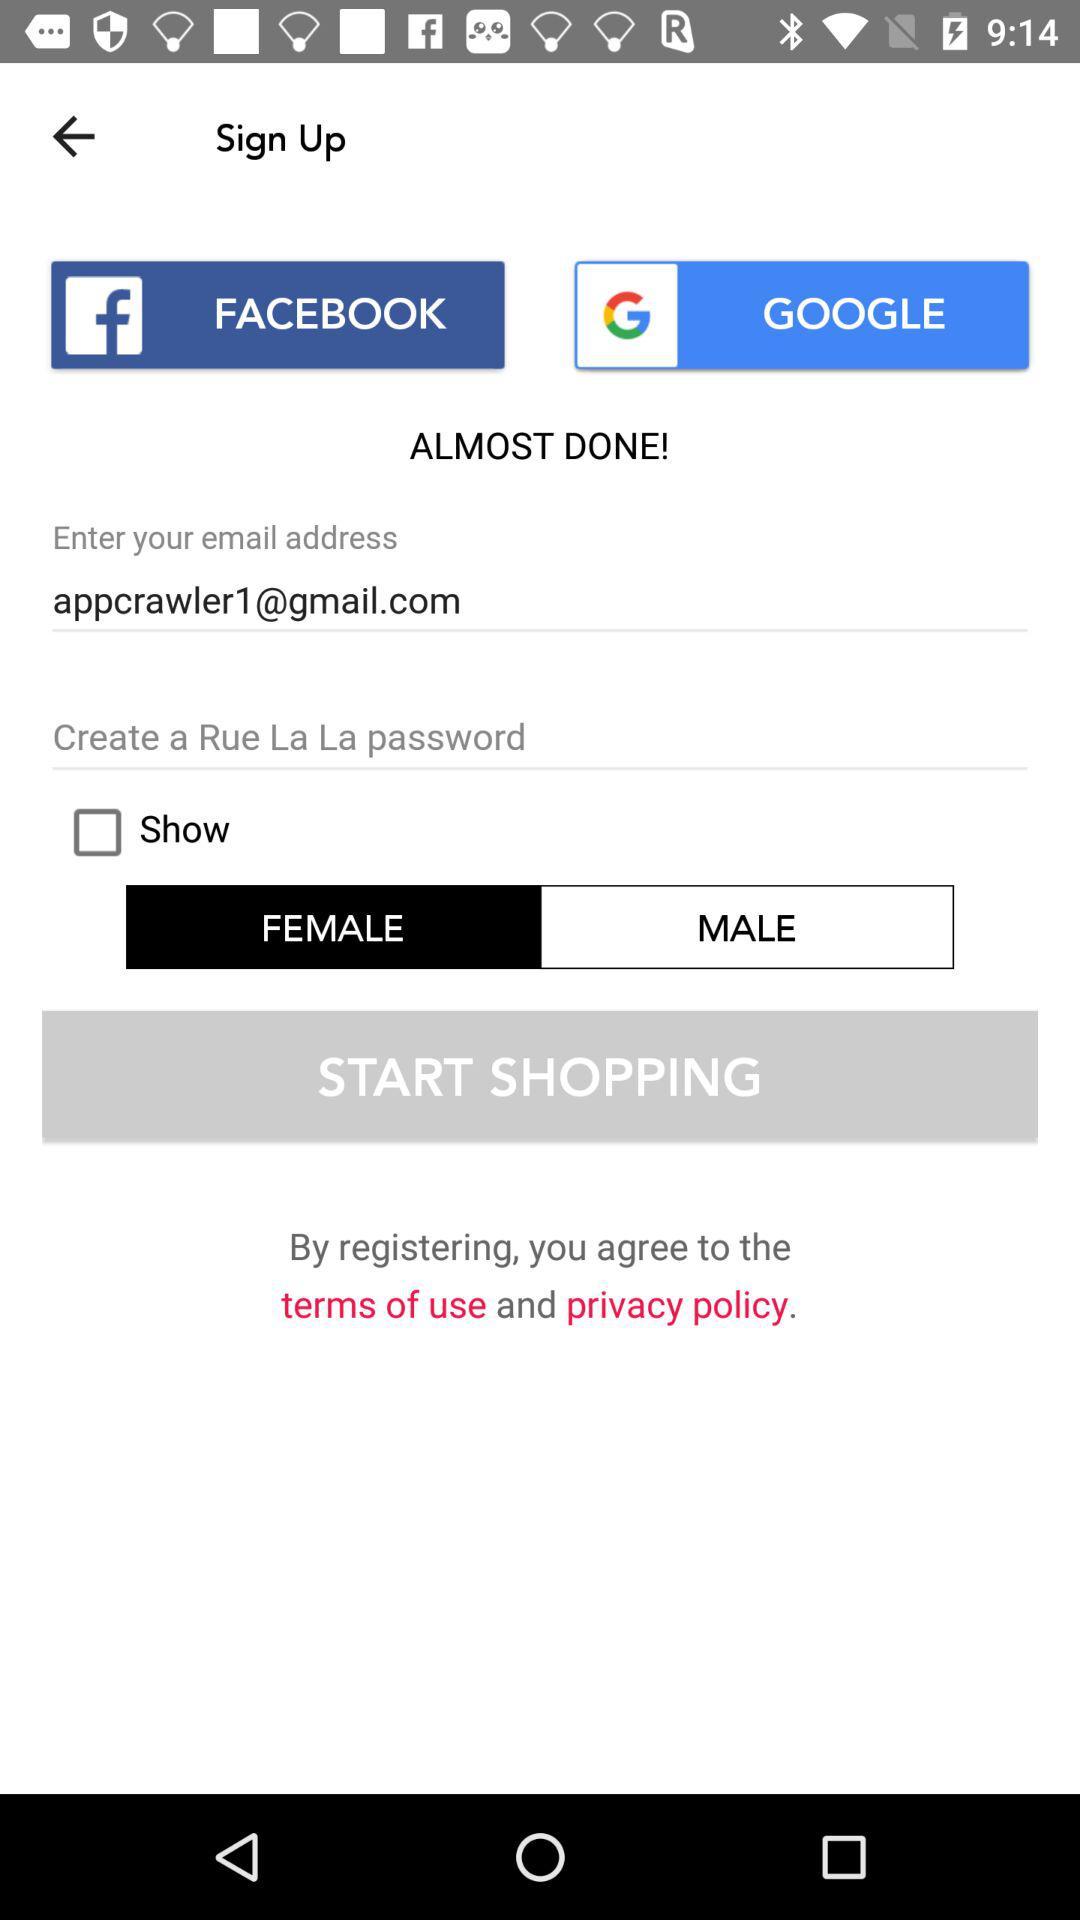 This screenshot has width=1080, height=1920. I want to click on advertisement page, so click(540, 737).